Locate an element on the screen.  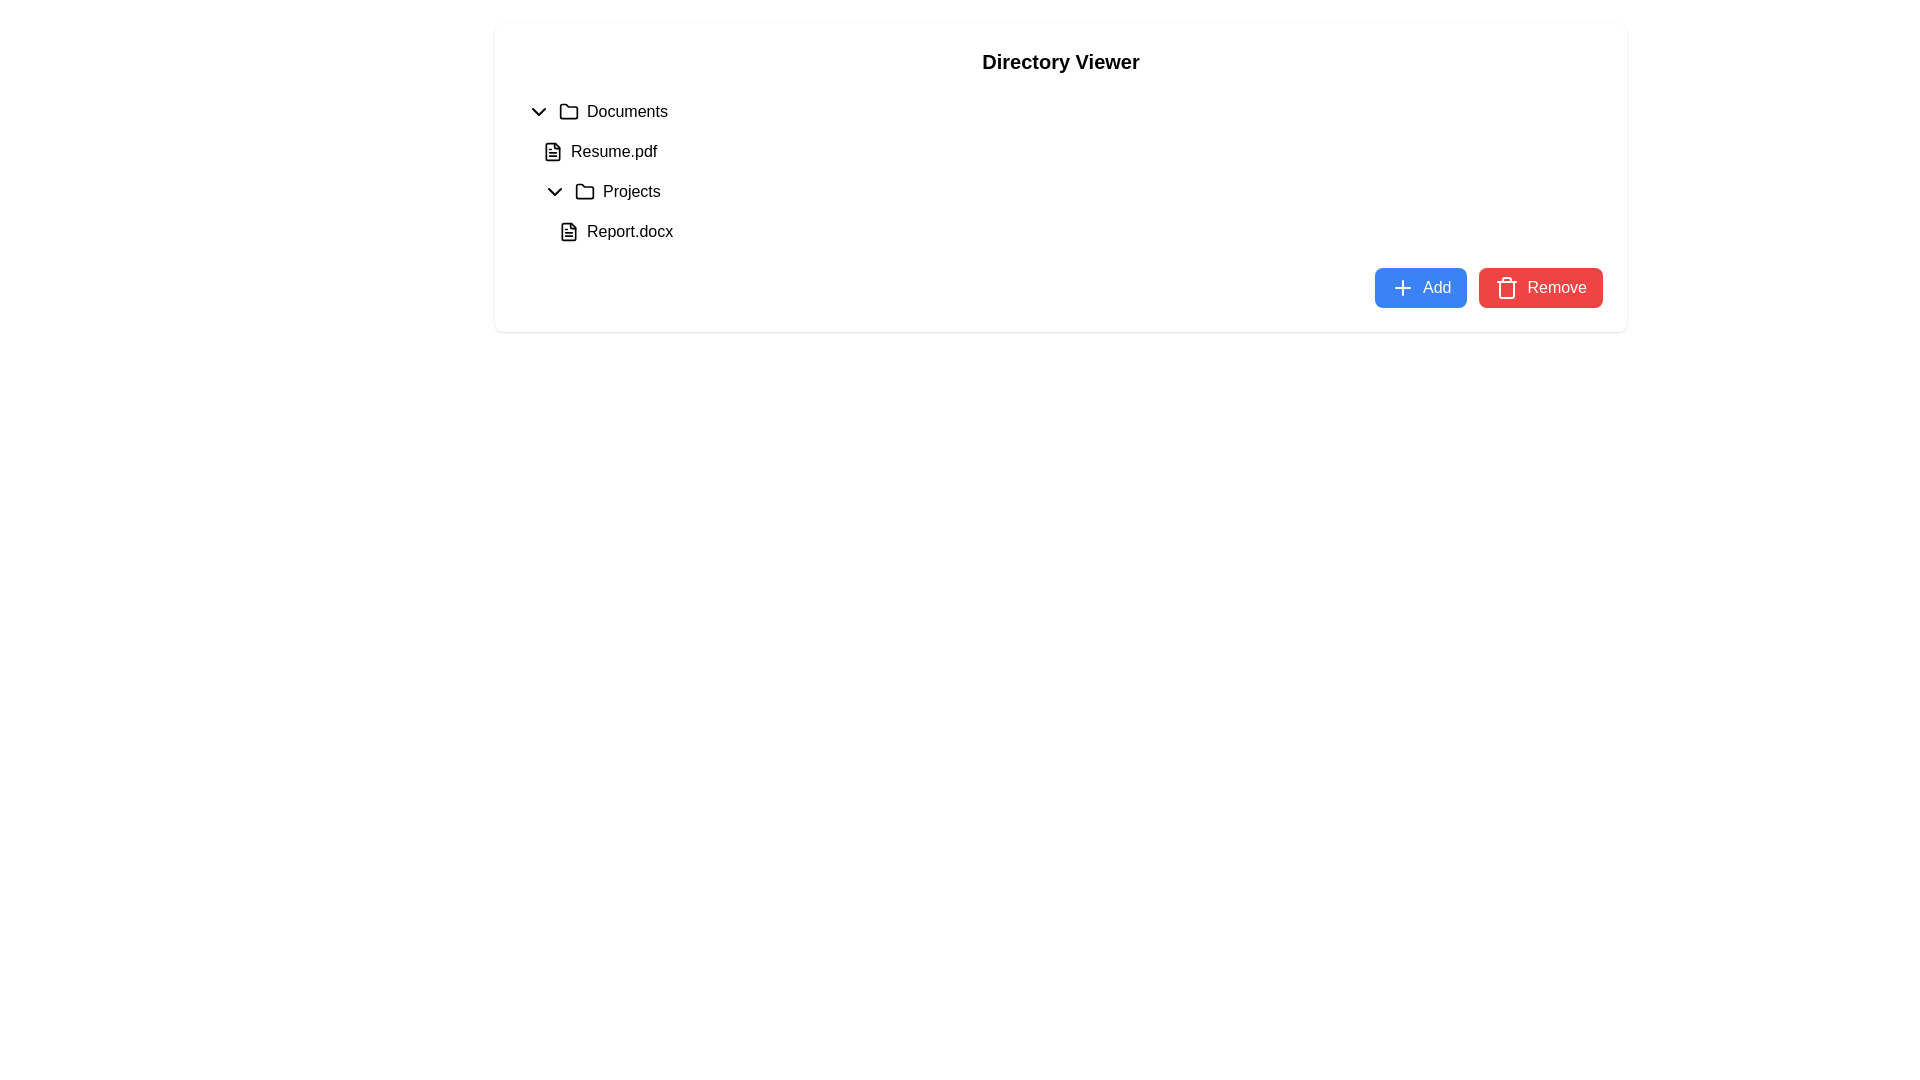
the 'Projects' text label that identifies a folder within the 'Documents' expandable directory structure is located at coordinates (630, 192).